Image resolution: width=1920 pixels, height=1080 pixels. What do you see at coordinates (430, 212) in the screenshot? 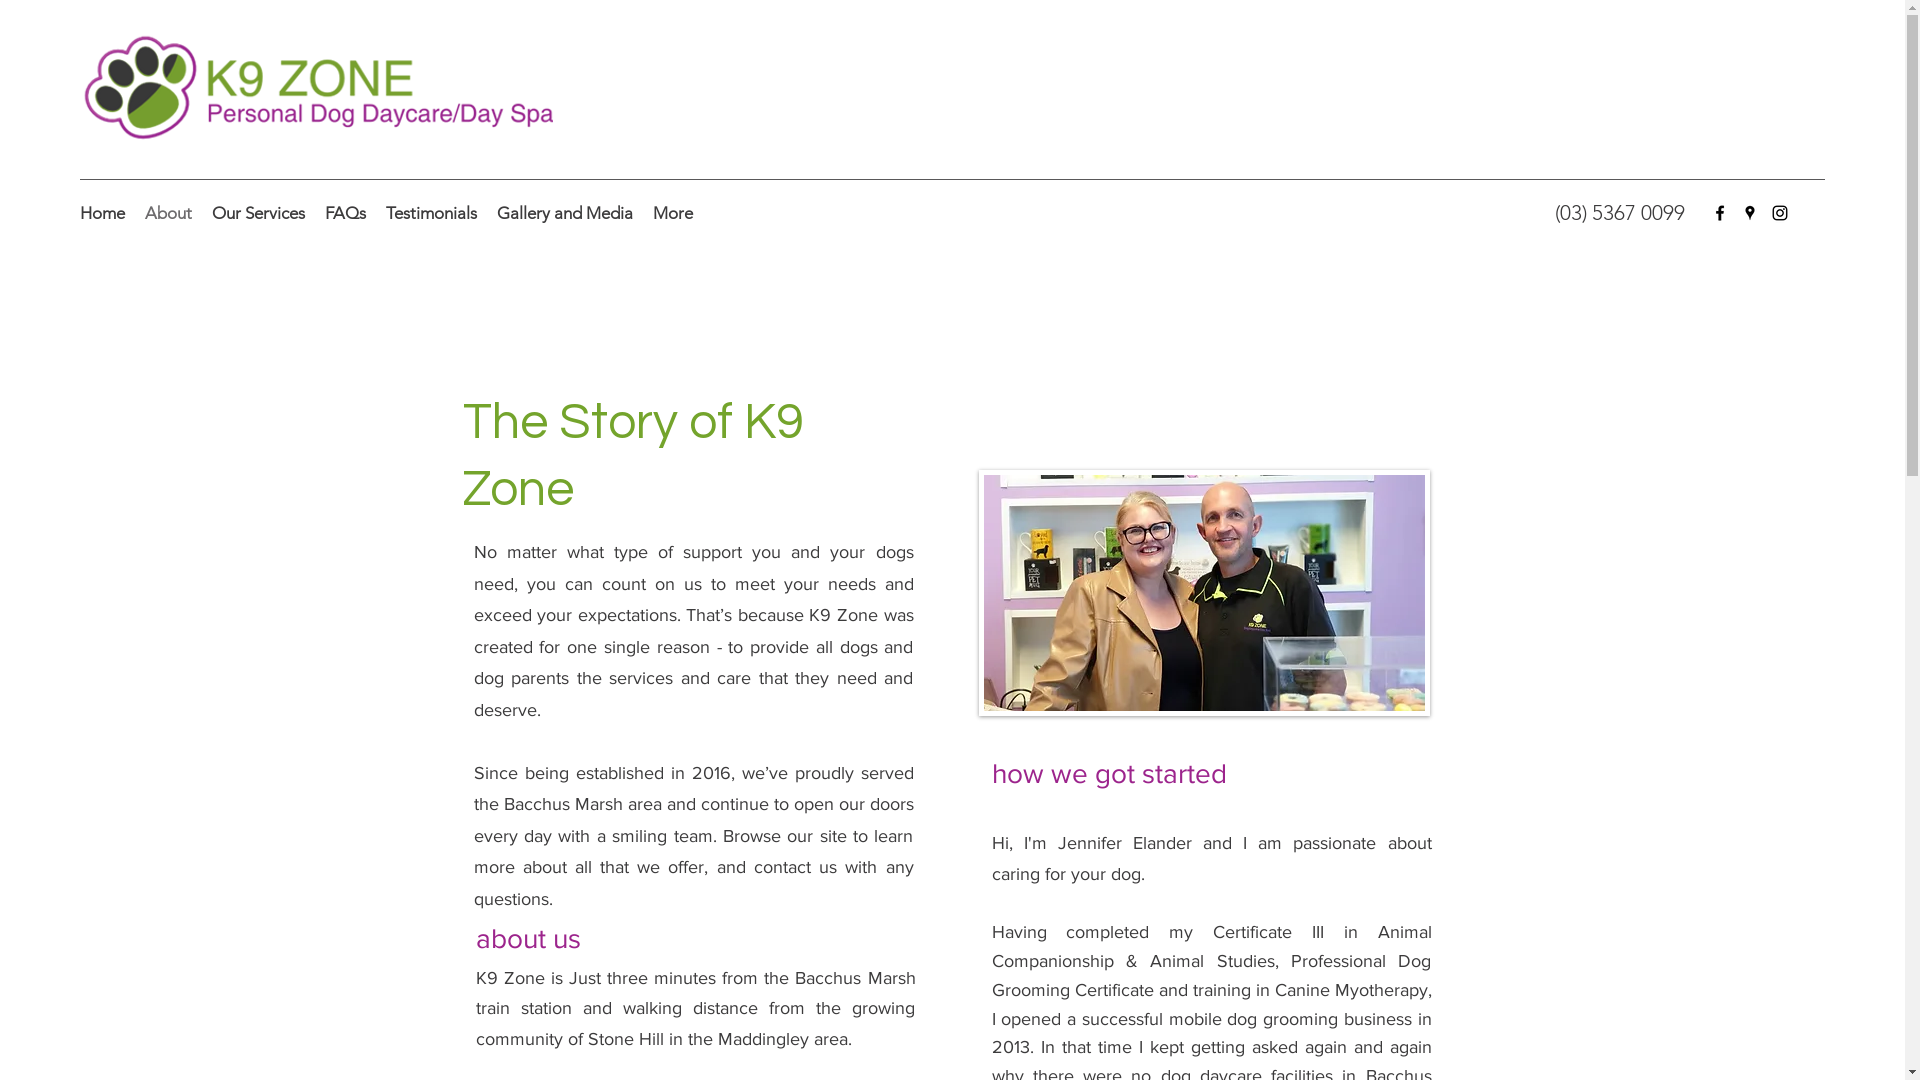
I see `'Testimonials'` at bounding box center [430, 212].